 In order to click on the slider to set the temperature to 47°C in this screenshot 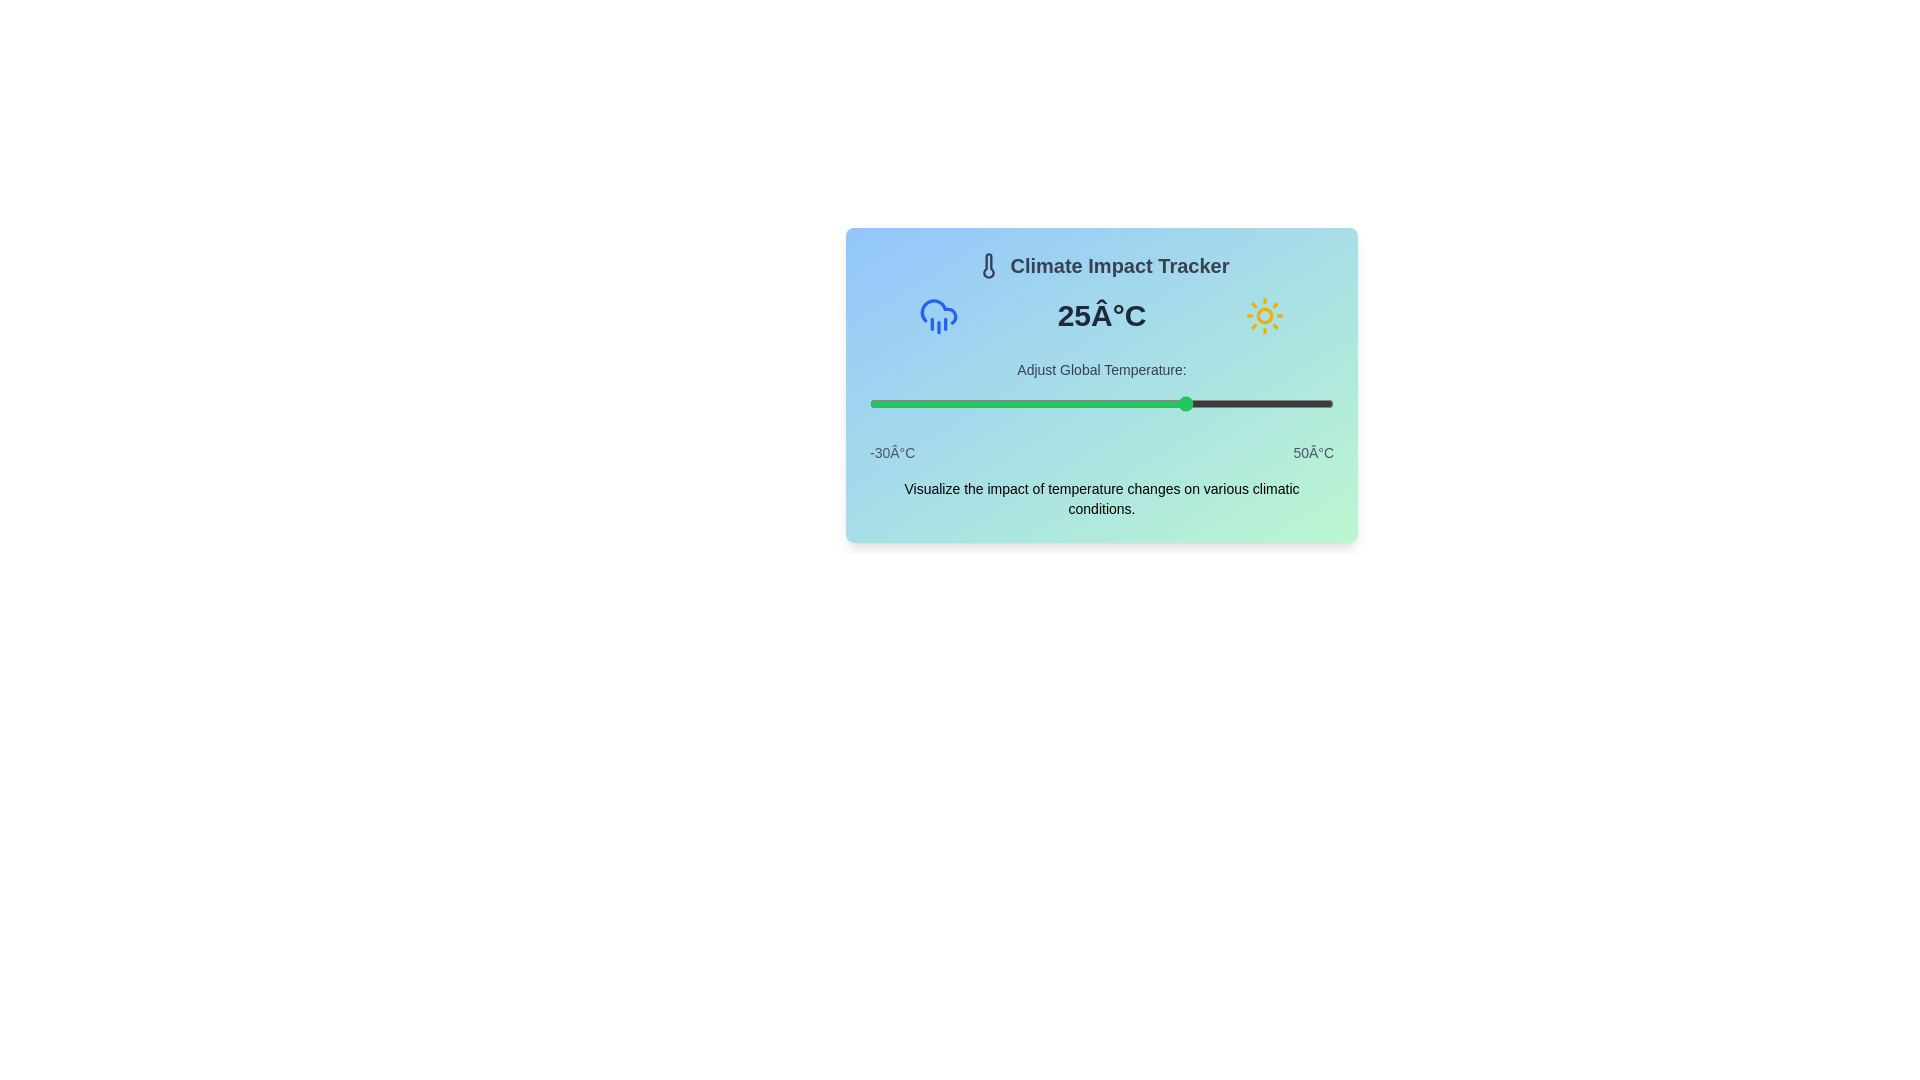, I will do `click(1316, 404)`.